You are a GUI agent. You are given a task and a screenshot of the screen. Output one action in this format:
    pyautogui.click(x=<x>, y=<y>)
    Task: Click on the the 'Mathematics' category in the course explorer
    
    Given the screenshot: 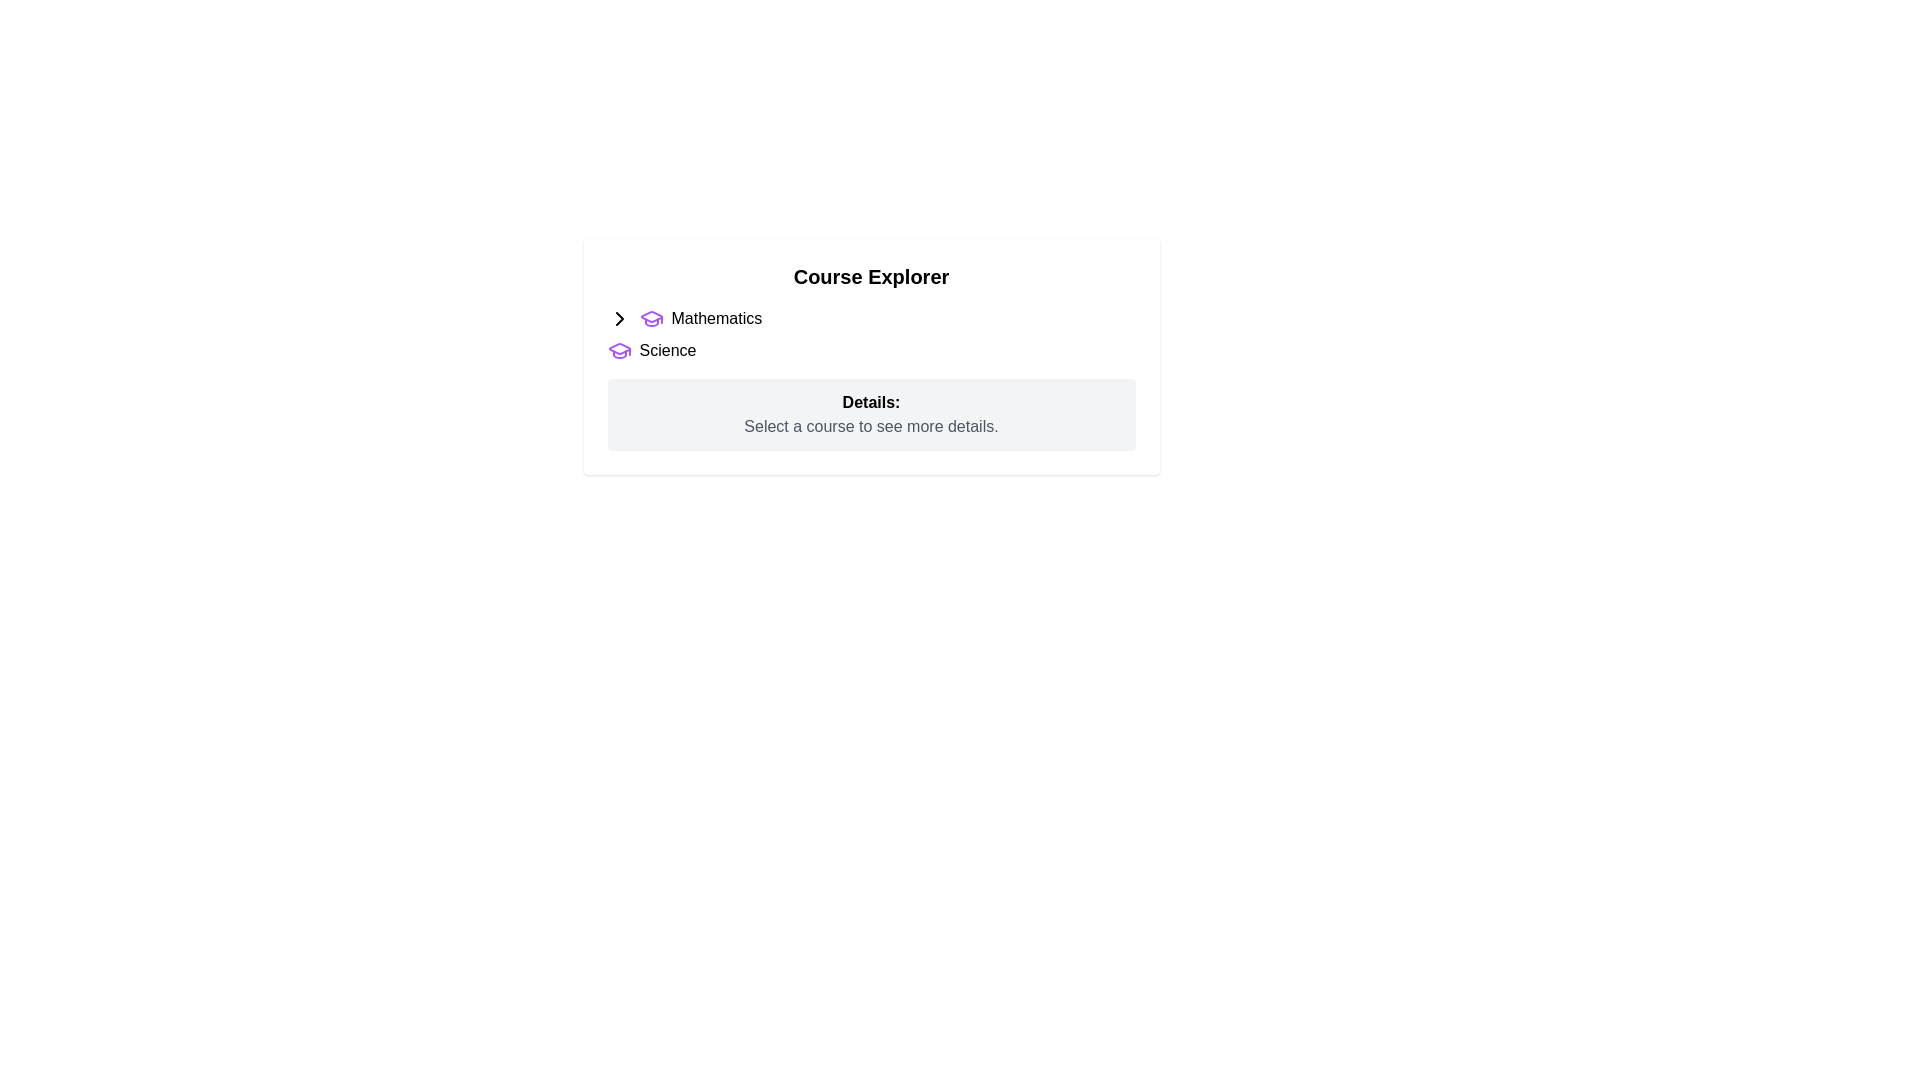 What is the action you would take?
    pyautogui.click(x=871, y=318)
    